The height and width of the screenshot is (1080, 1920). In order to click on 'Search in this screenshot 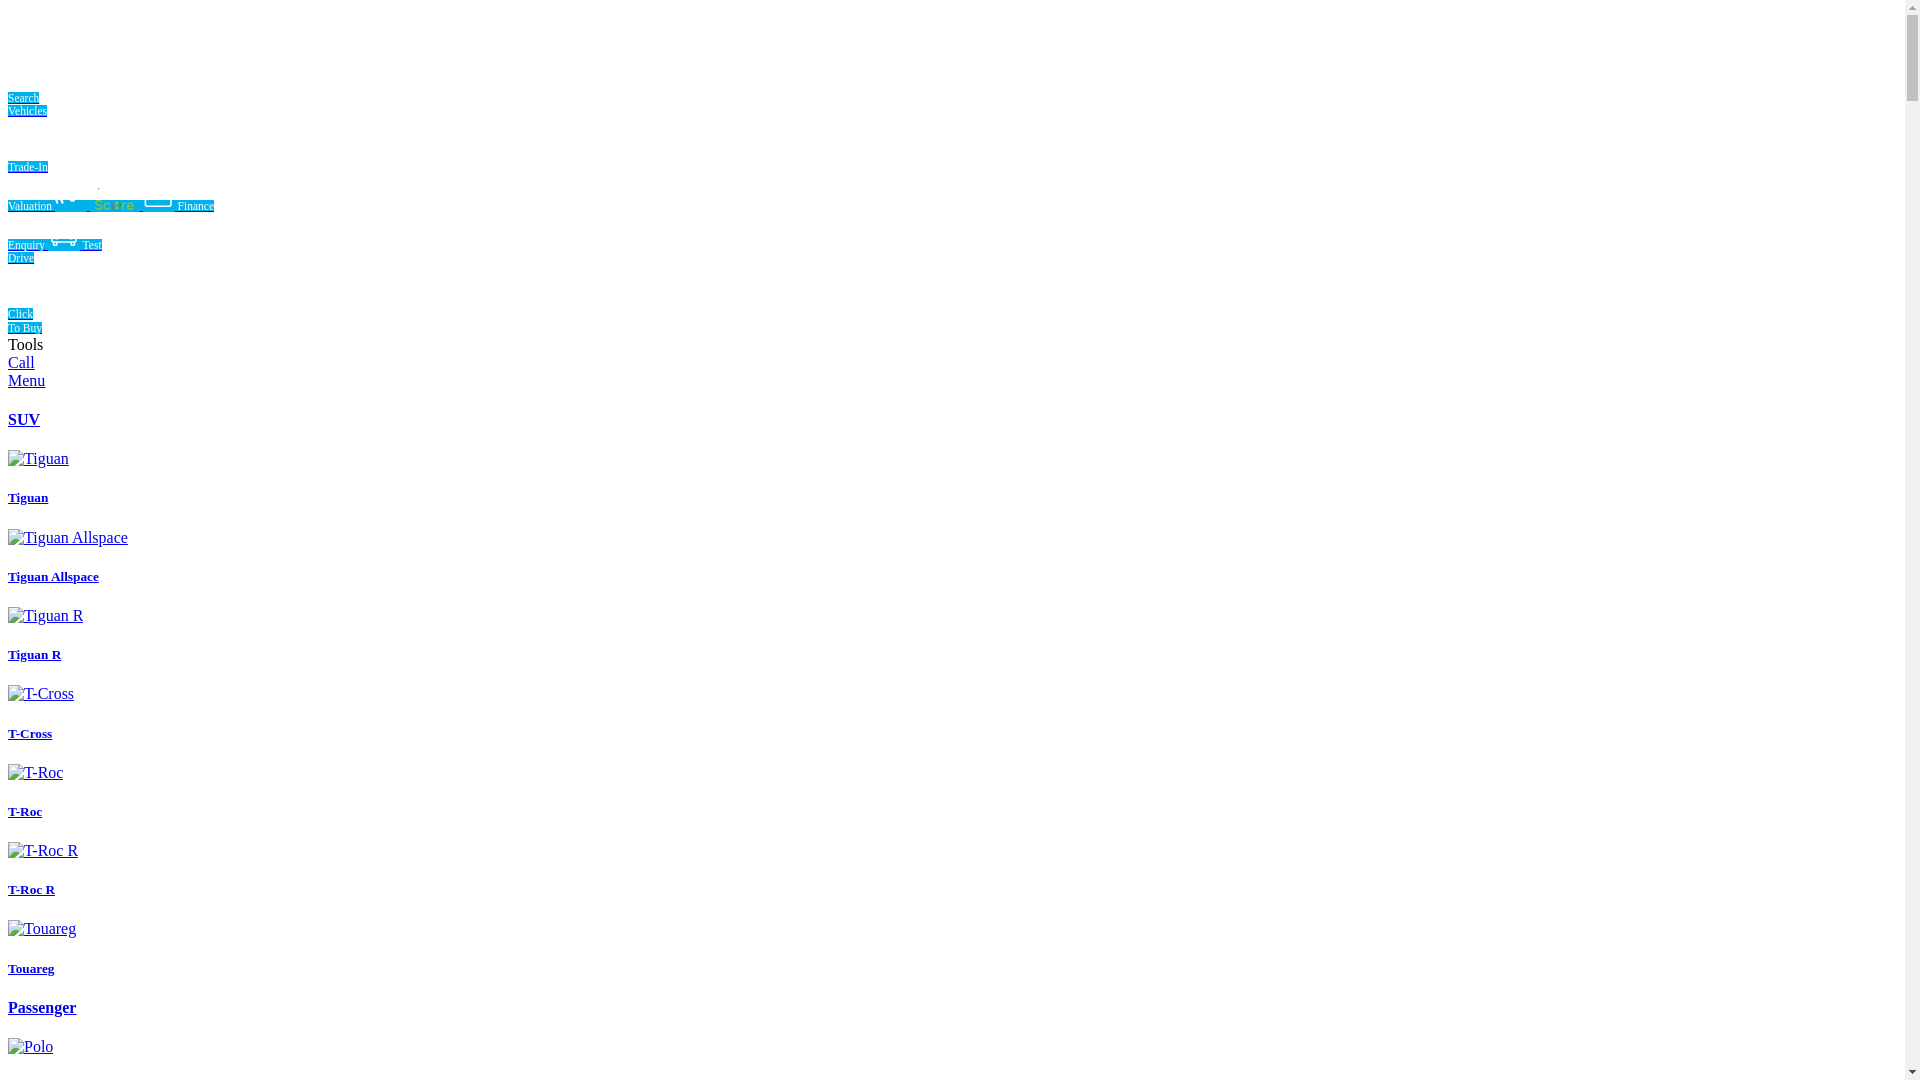, I will do `click(109, 83)`.